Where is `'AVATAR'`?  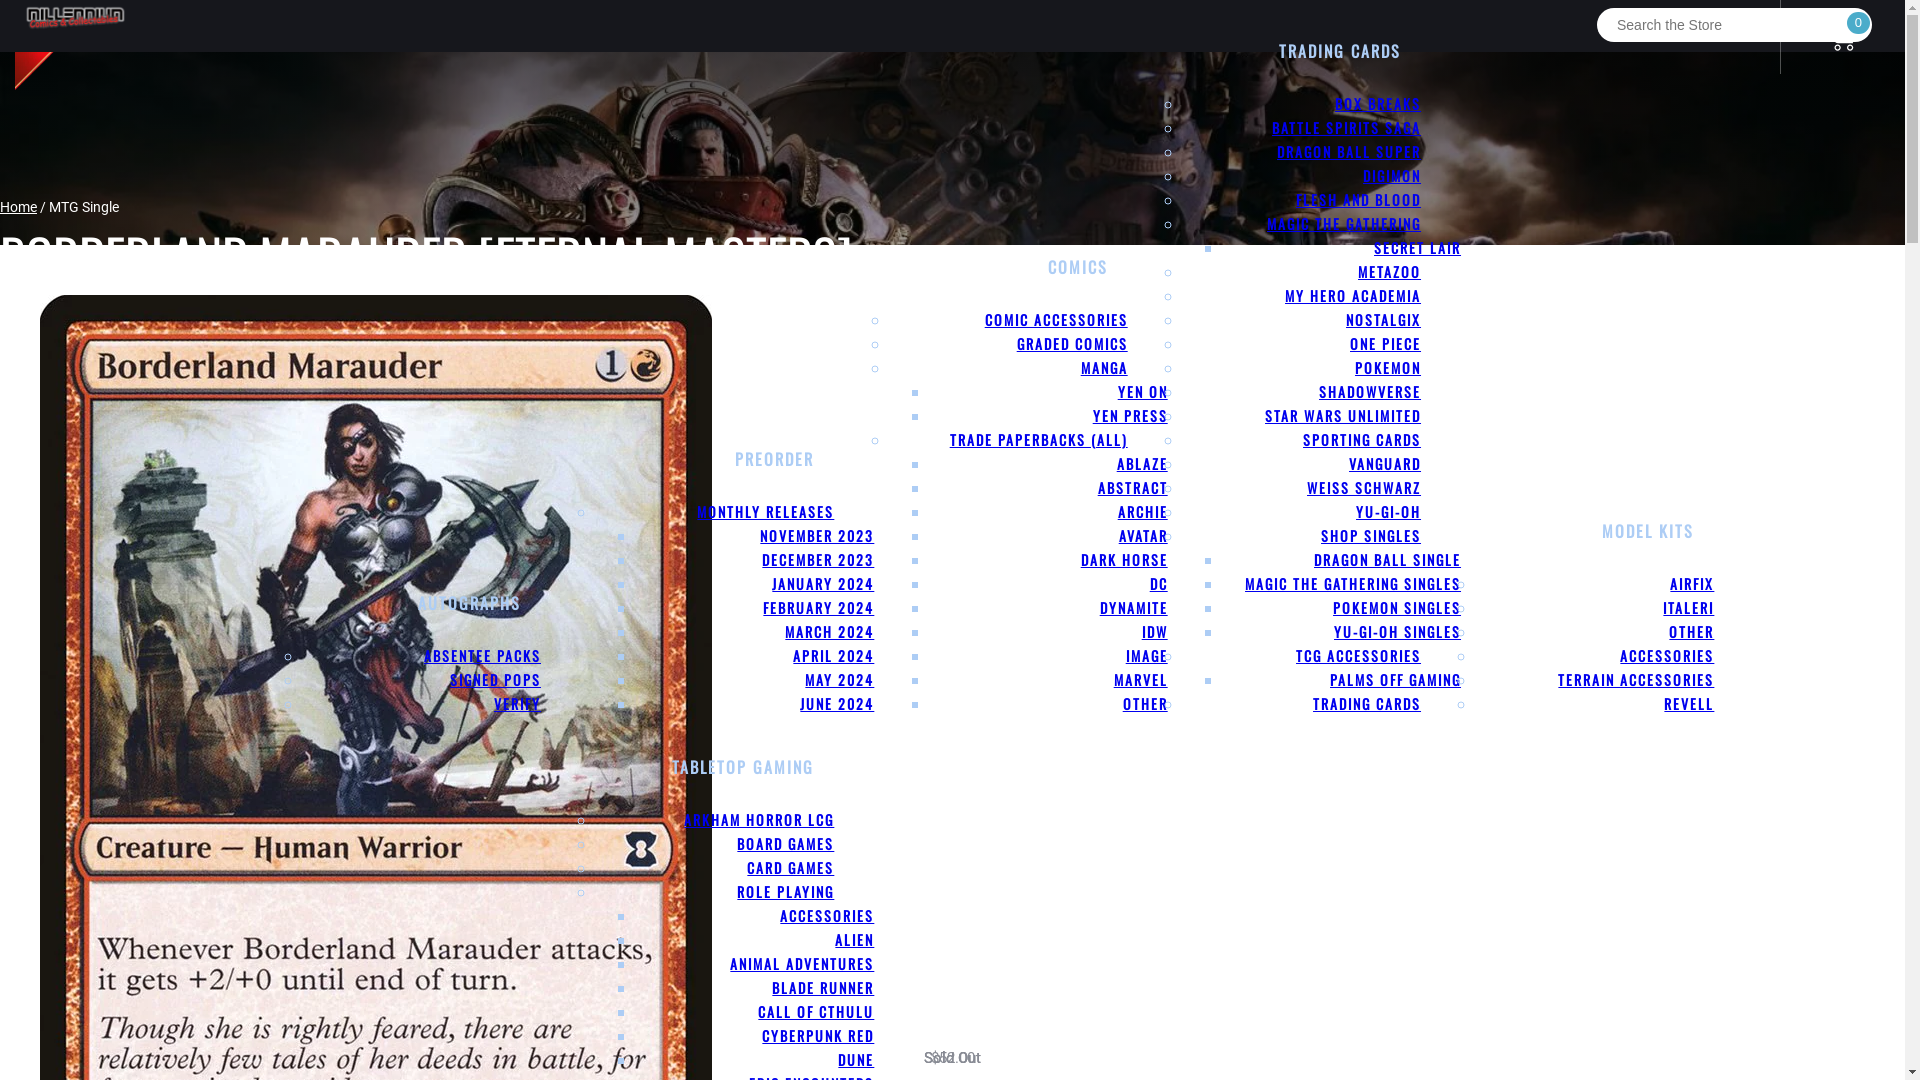 'AVATAR' is located at coordinates (1117, 534).